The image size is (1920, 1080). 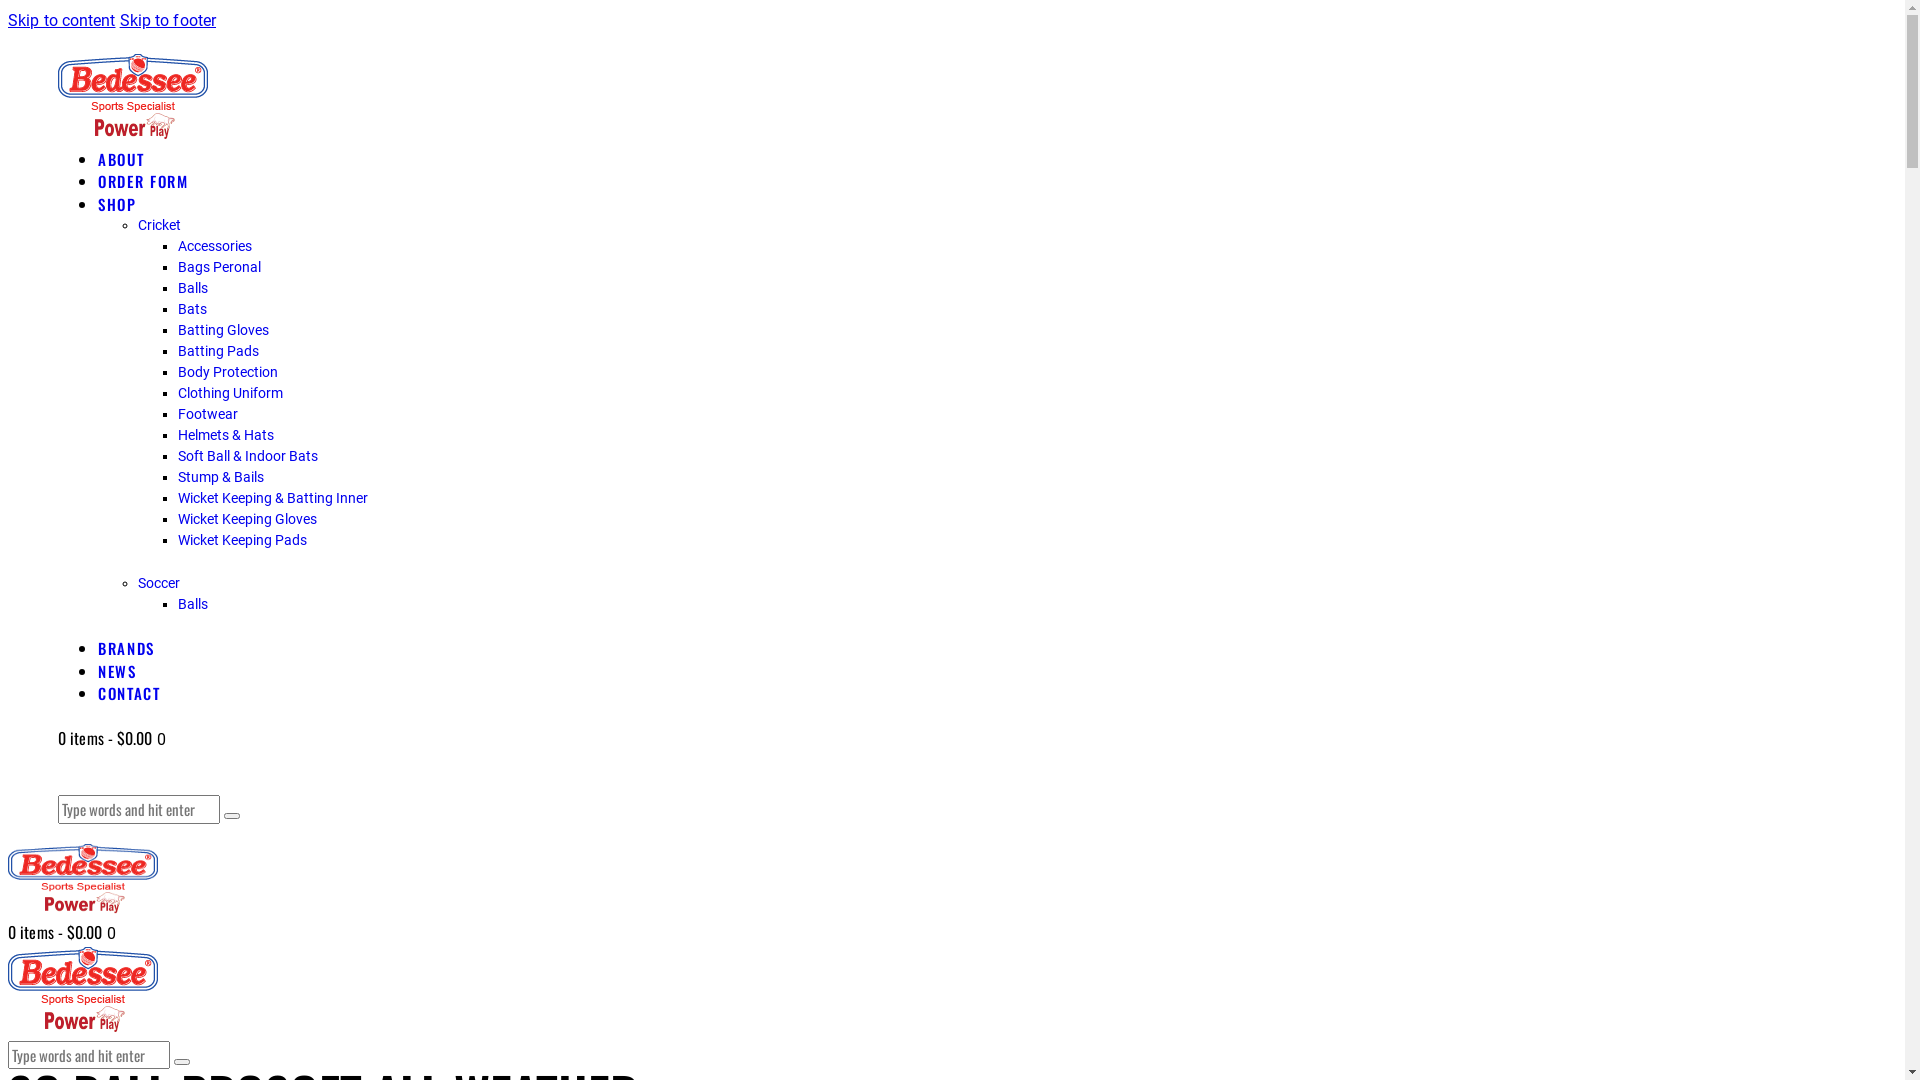 What do you see at coordinates (116, 204) in the screenshot?
I see `'SHOP'` at bounding box center [116, 204].